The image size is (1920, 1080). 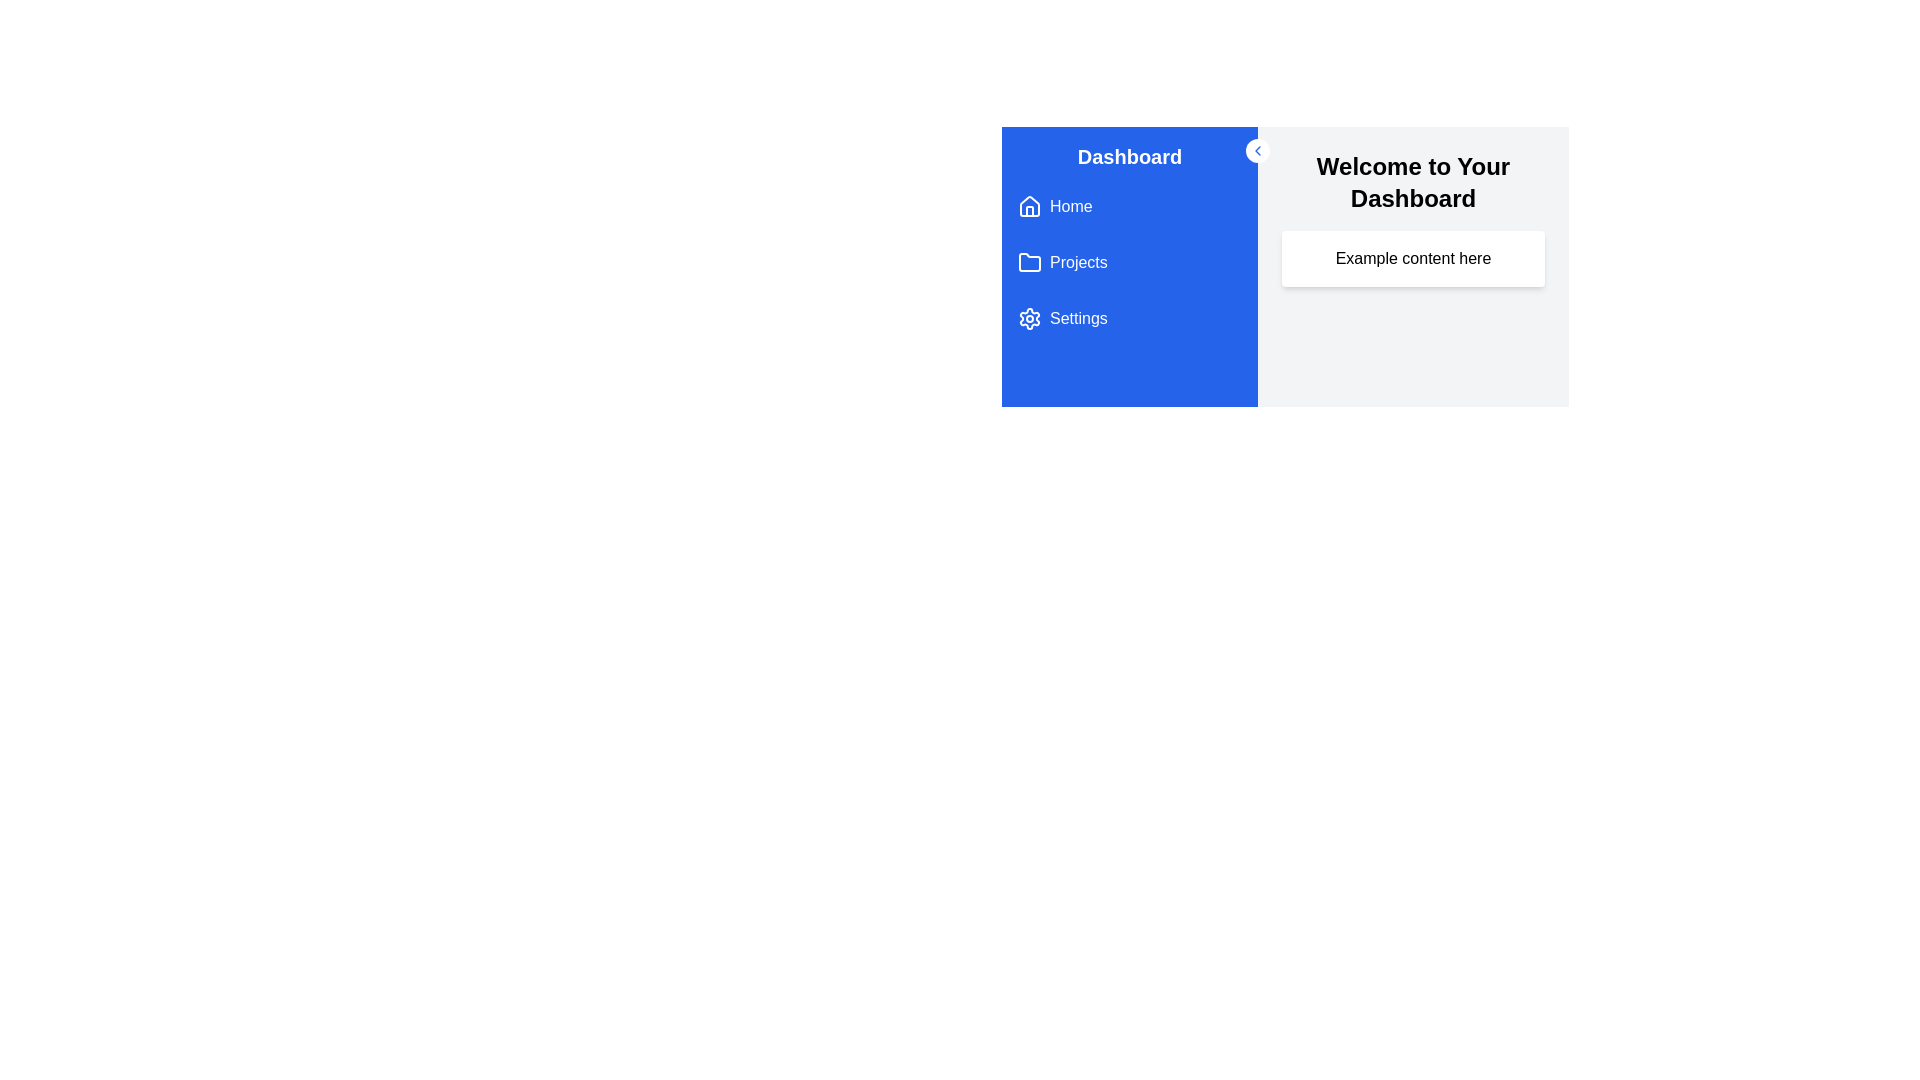 I want to click on the house-shaped icon in the navigation sidebar, so click(x=1030, y=205).